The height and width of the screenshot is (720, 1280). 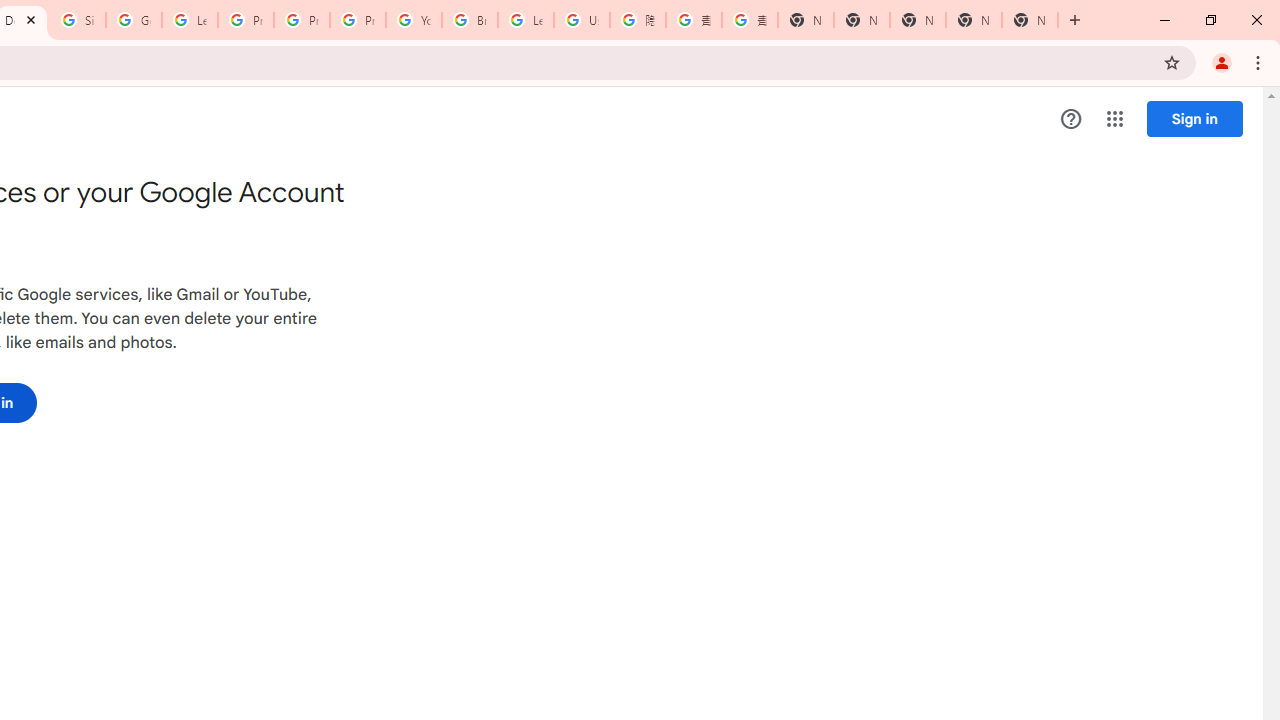 What do you see at coordinates (413, 20) in the screenshot?
I see `'YouTube'` at bounding box center [413, 20].